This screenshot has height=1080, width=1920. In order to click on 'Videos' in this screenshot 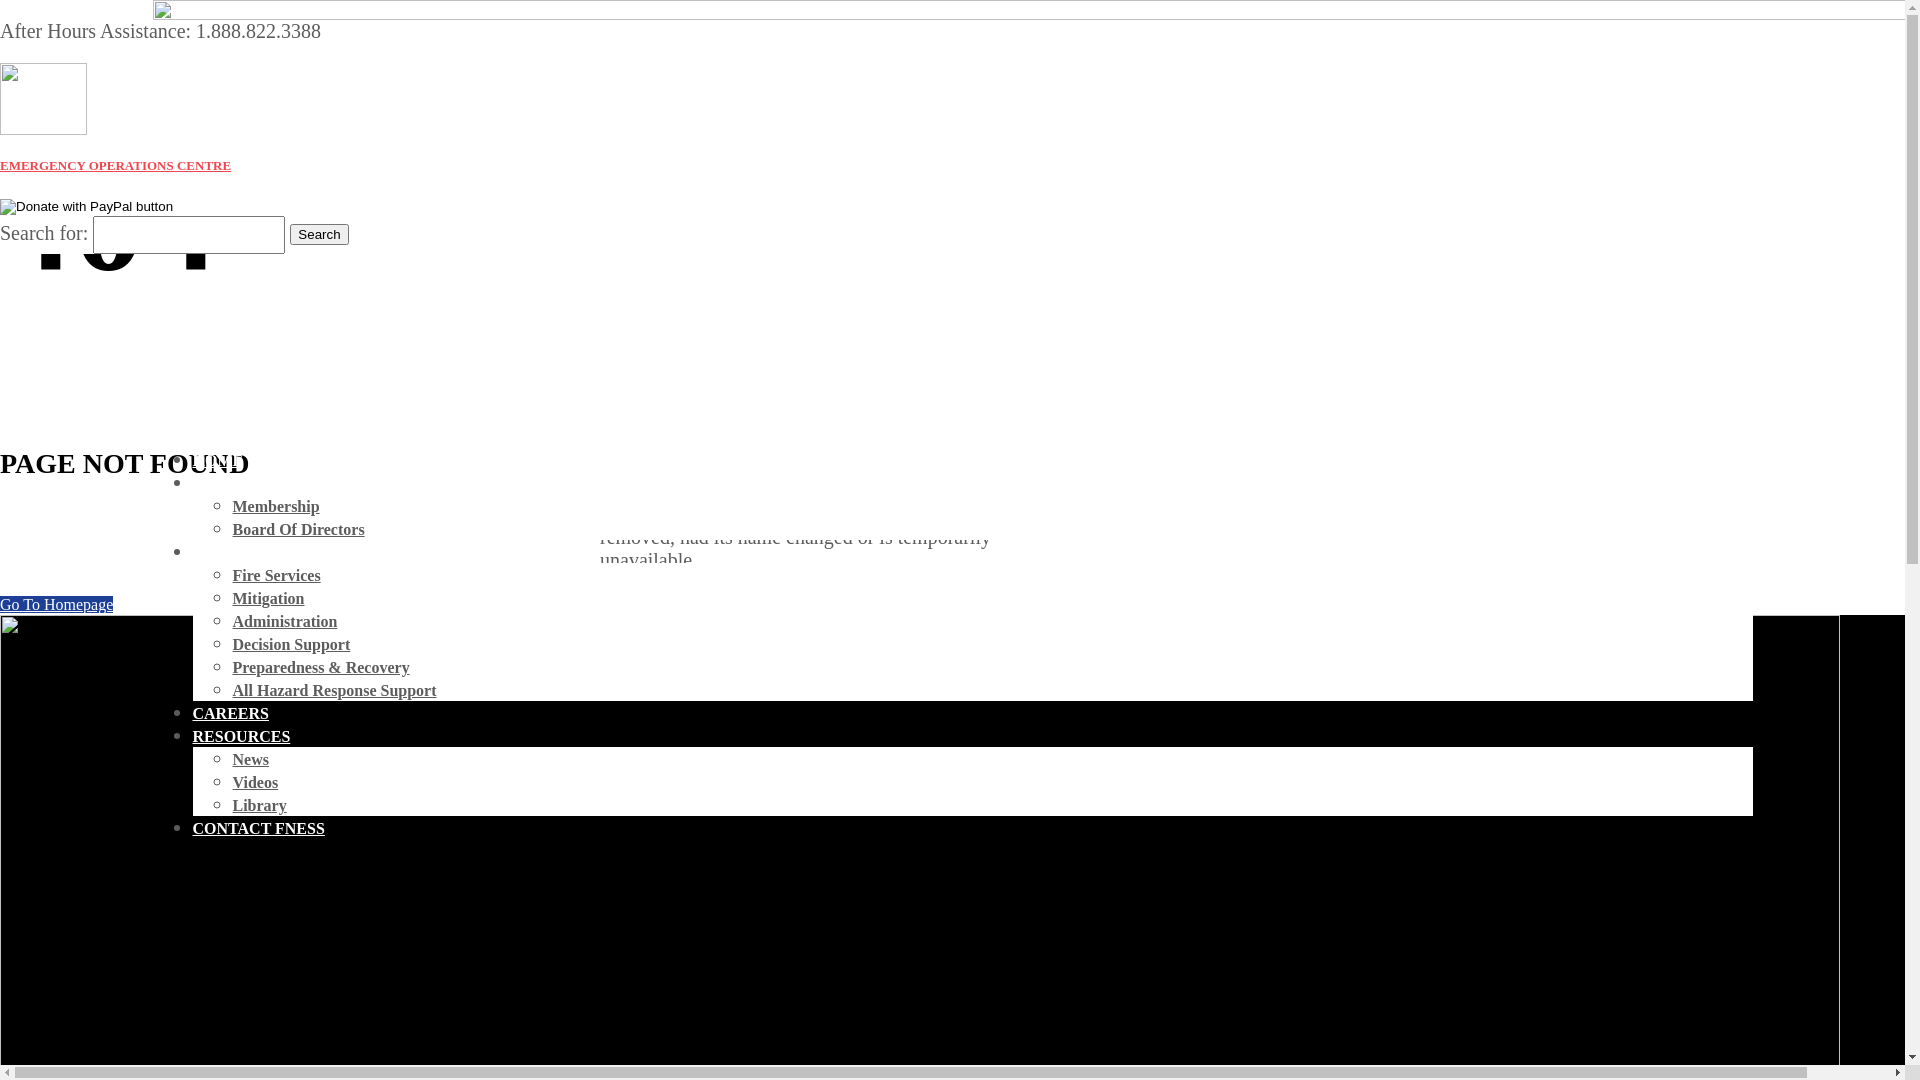, I will do `click(253, 781)`.